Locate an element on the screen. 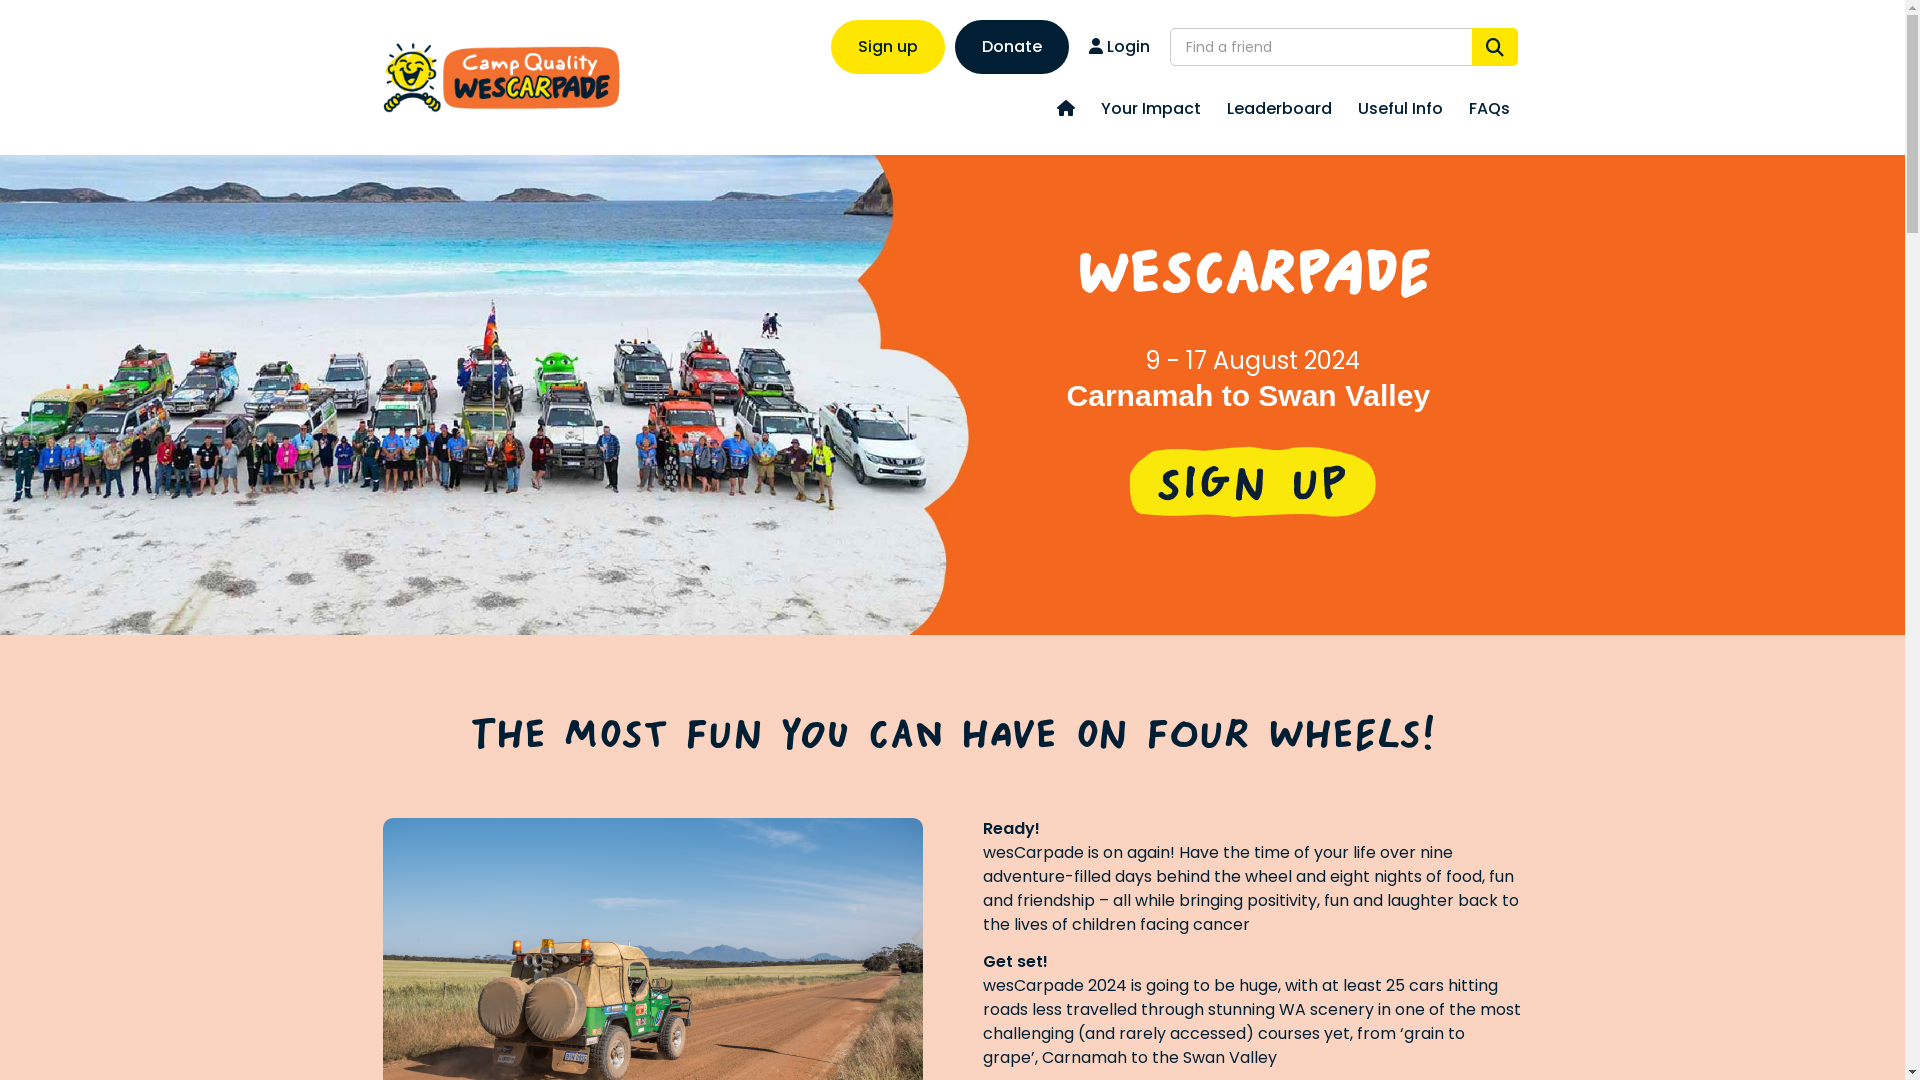 The width and height of the screenshot is (1920, 1080). 'Donate' is located at coordinates (1011, 45).